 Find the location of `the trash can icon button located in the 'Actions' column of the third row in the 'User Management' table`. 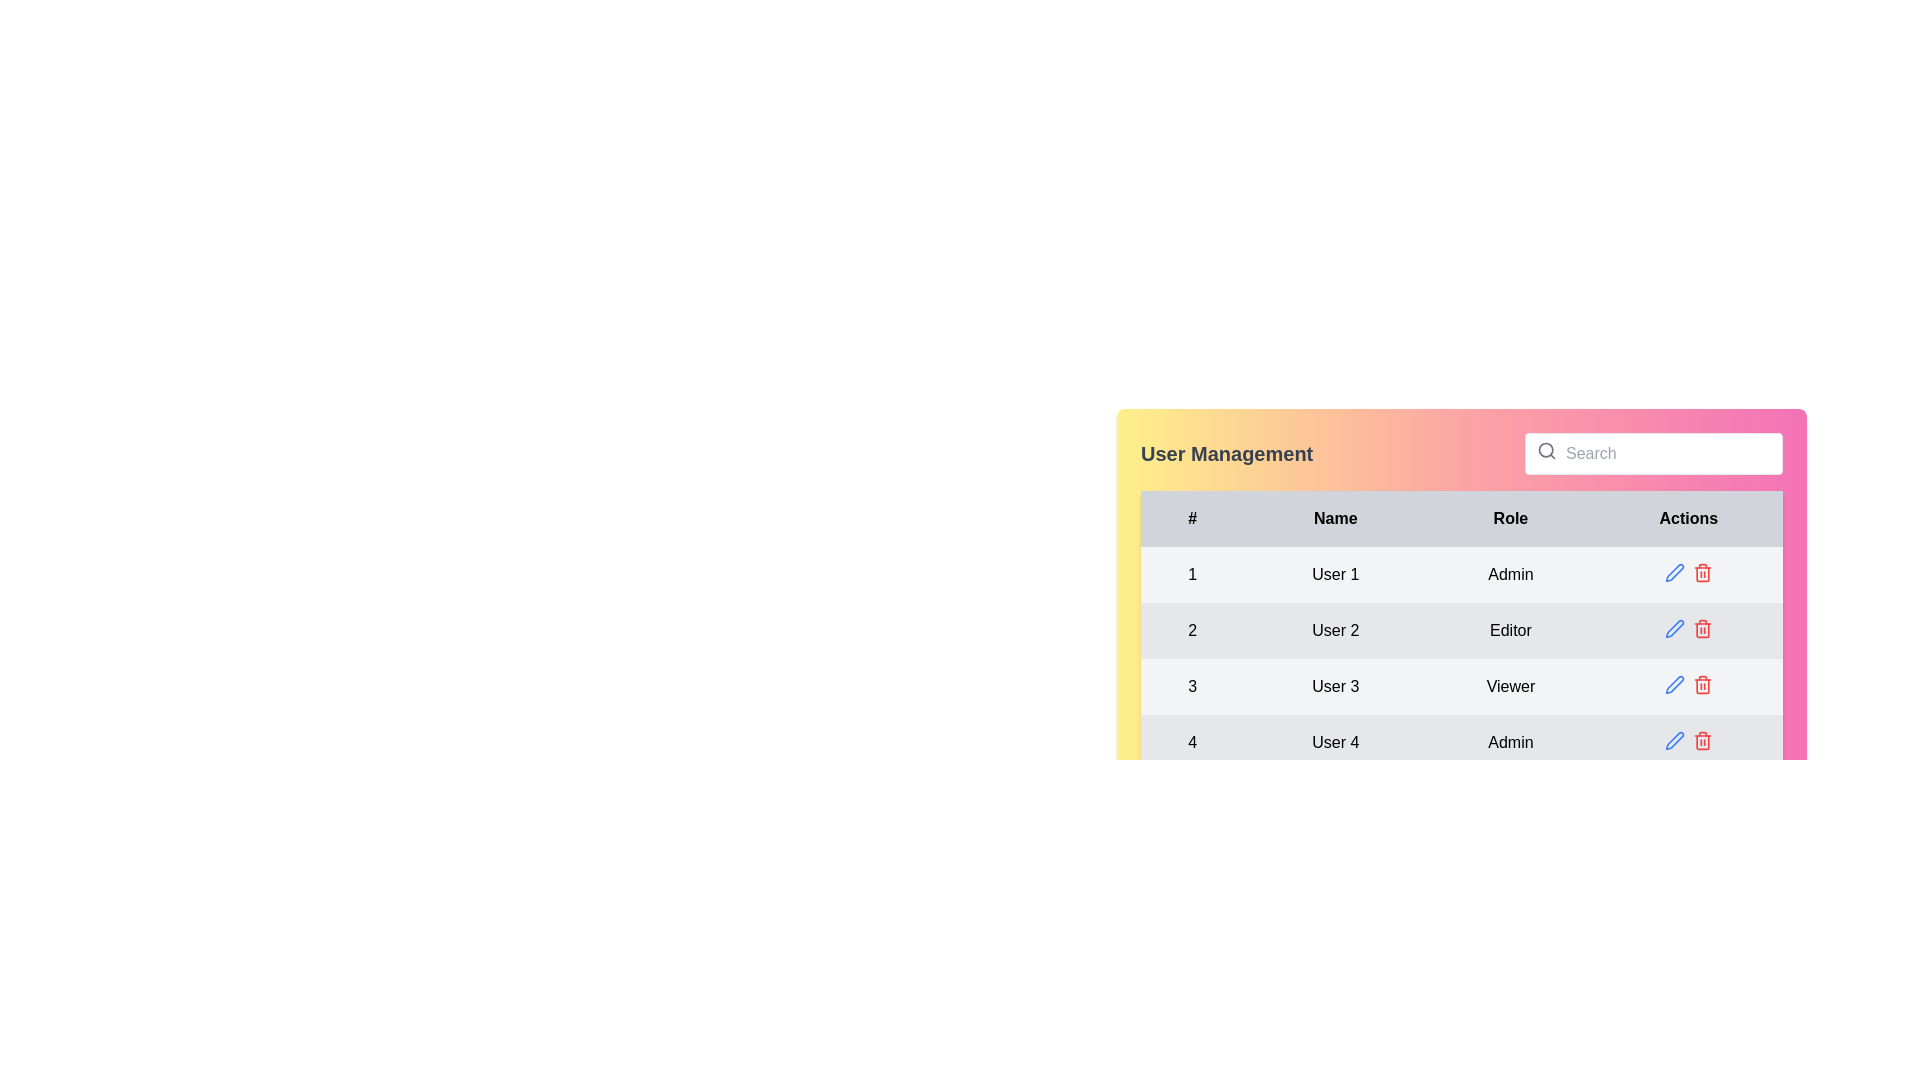

the trash can icon button located in the 'Actions' column of the third row in the 'User Management' table is located at coordinates (1701, 685).